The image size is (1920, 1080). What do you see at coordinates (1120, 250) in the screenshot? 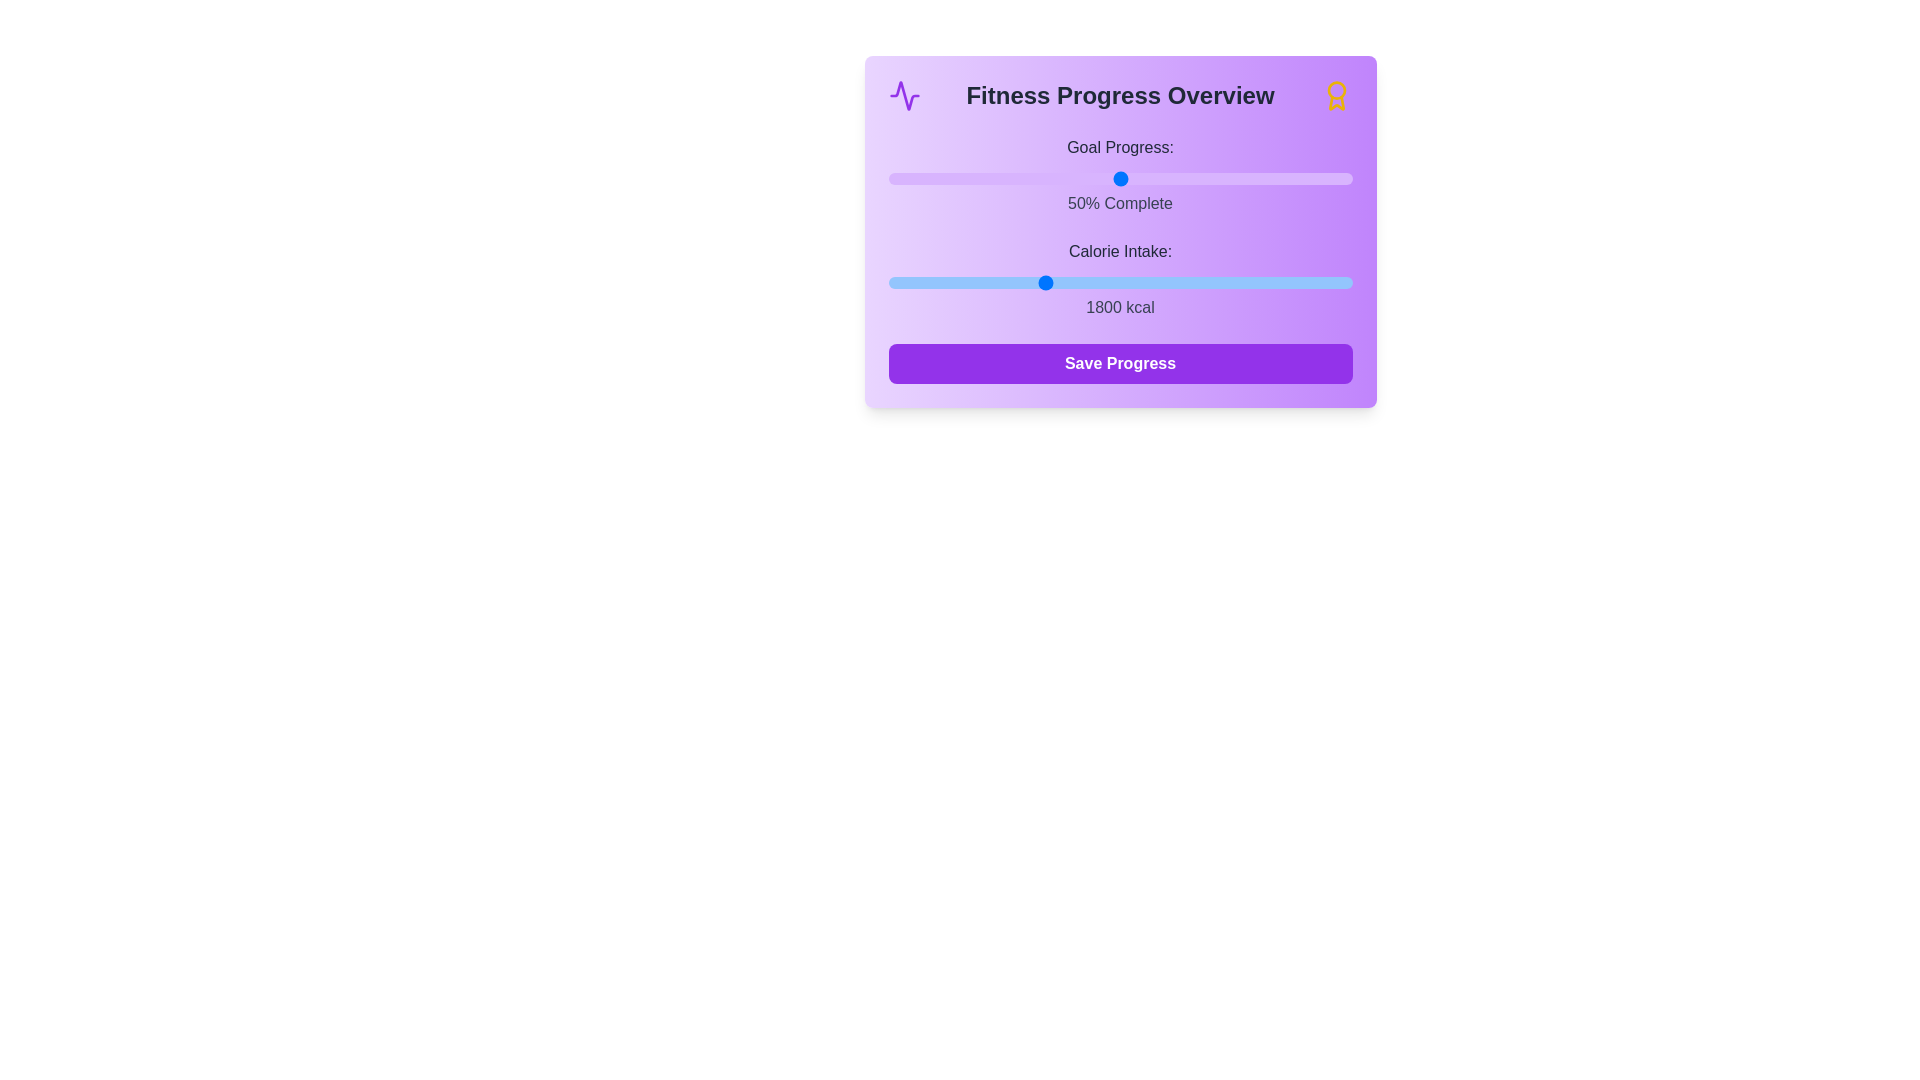
I see `the text label 'Calorie Intake:' which is styled with a bold font and located within a purple-themed fitness progress card` at bounding box center [1120, 250].